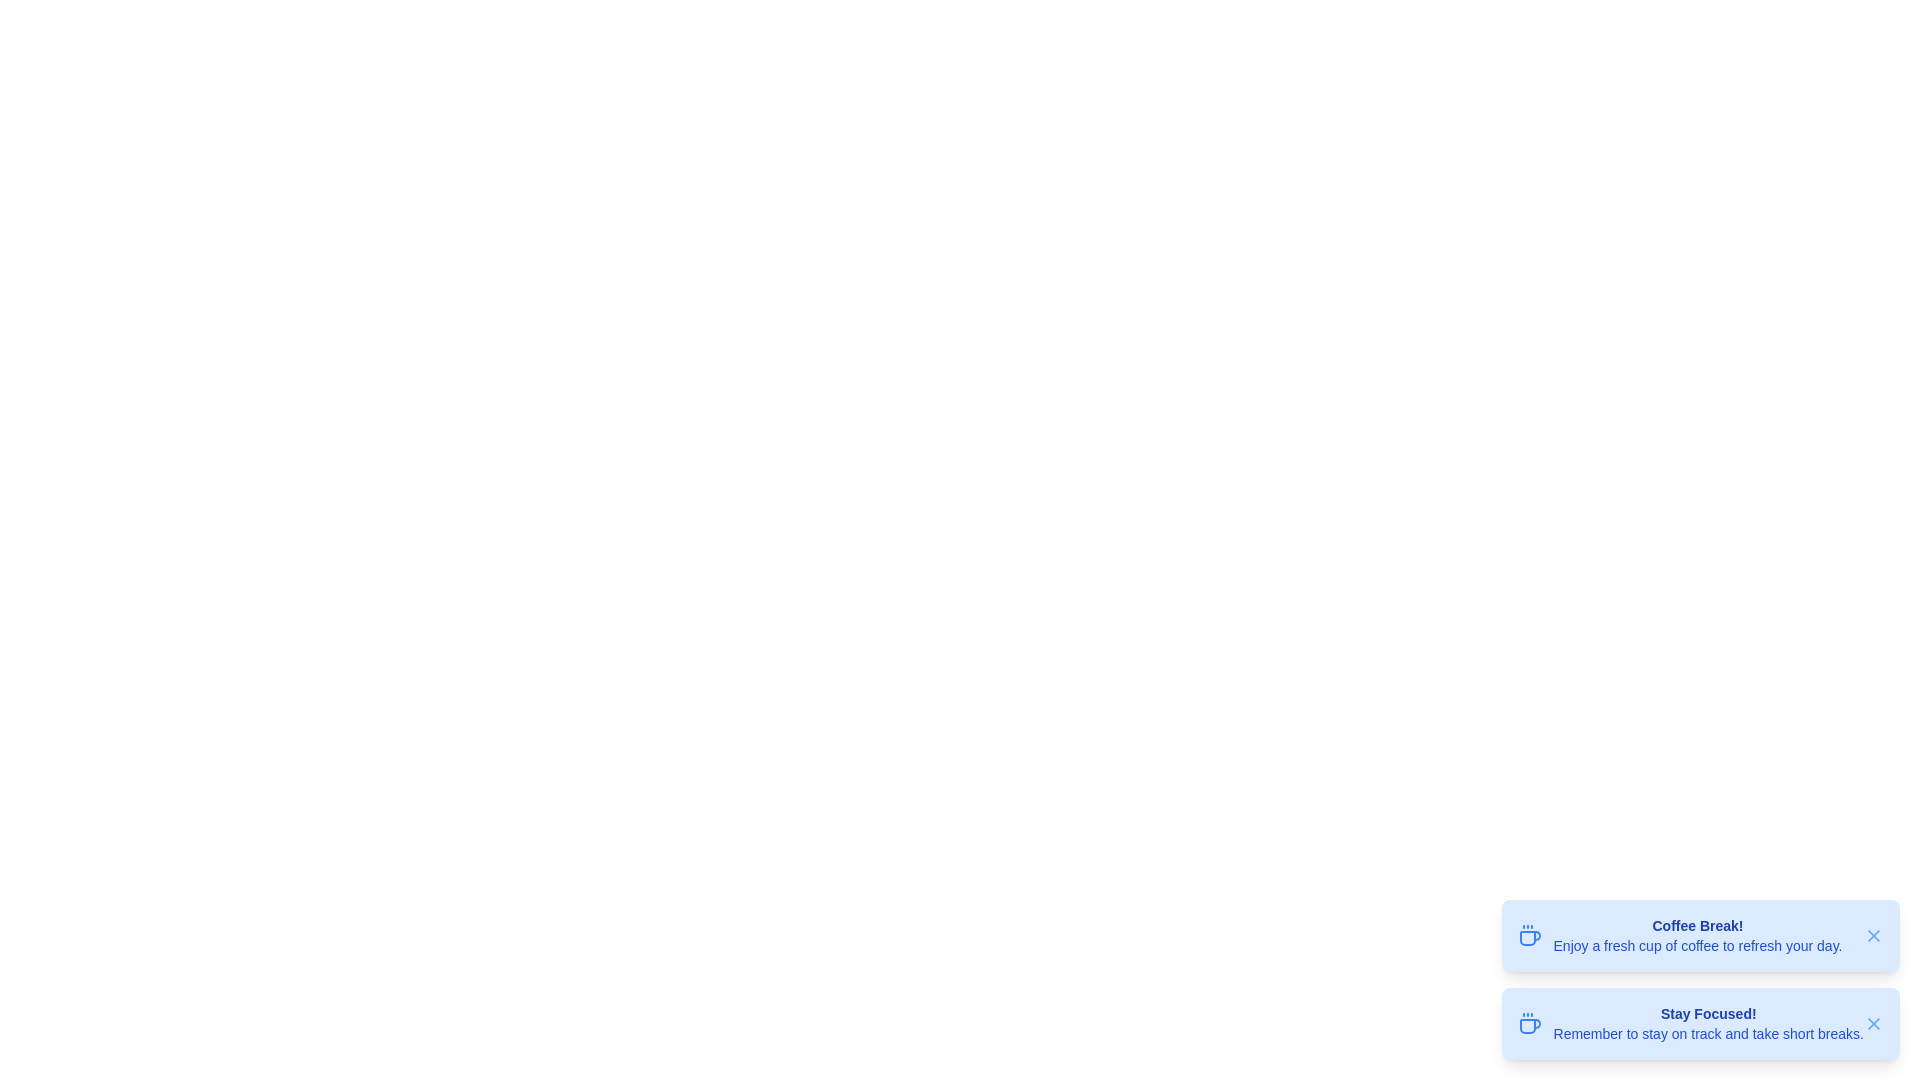 The image size is (1920, 1080). What do you see at coordinates (1872, 936) in the screenshot?
I see `the close button of the message titled 'Coffee Break!' to dismiss it` at bounding box center [1872, 936].